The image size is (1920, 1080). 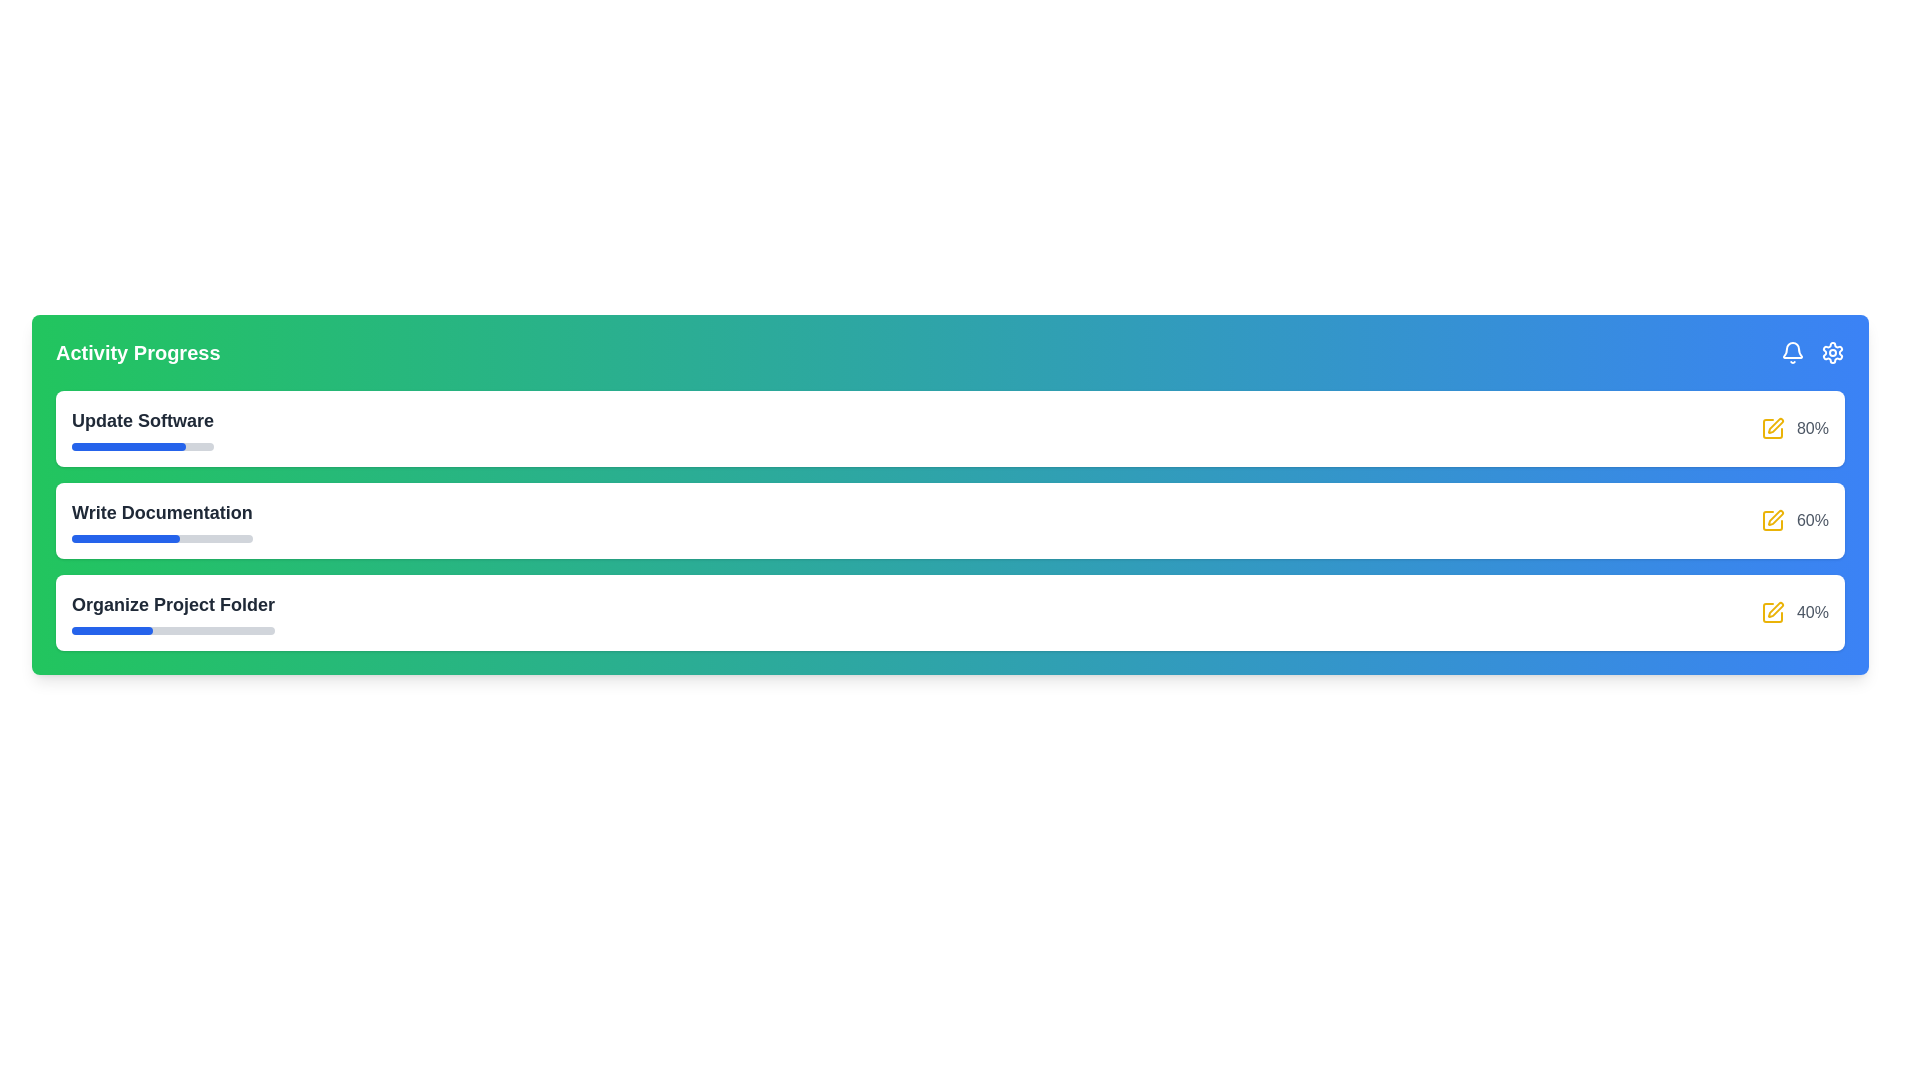 What do you see at coordinates (1795, 519) in the screenshot?
I see `the '60%' text element, which is styled in gray and is located on the far right side of the 'Write Documentation' task card` at bounding box center [1795, 519].